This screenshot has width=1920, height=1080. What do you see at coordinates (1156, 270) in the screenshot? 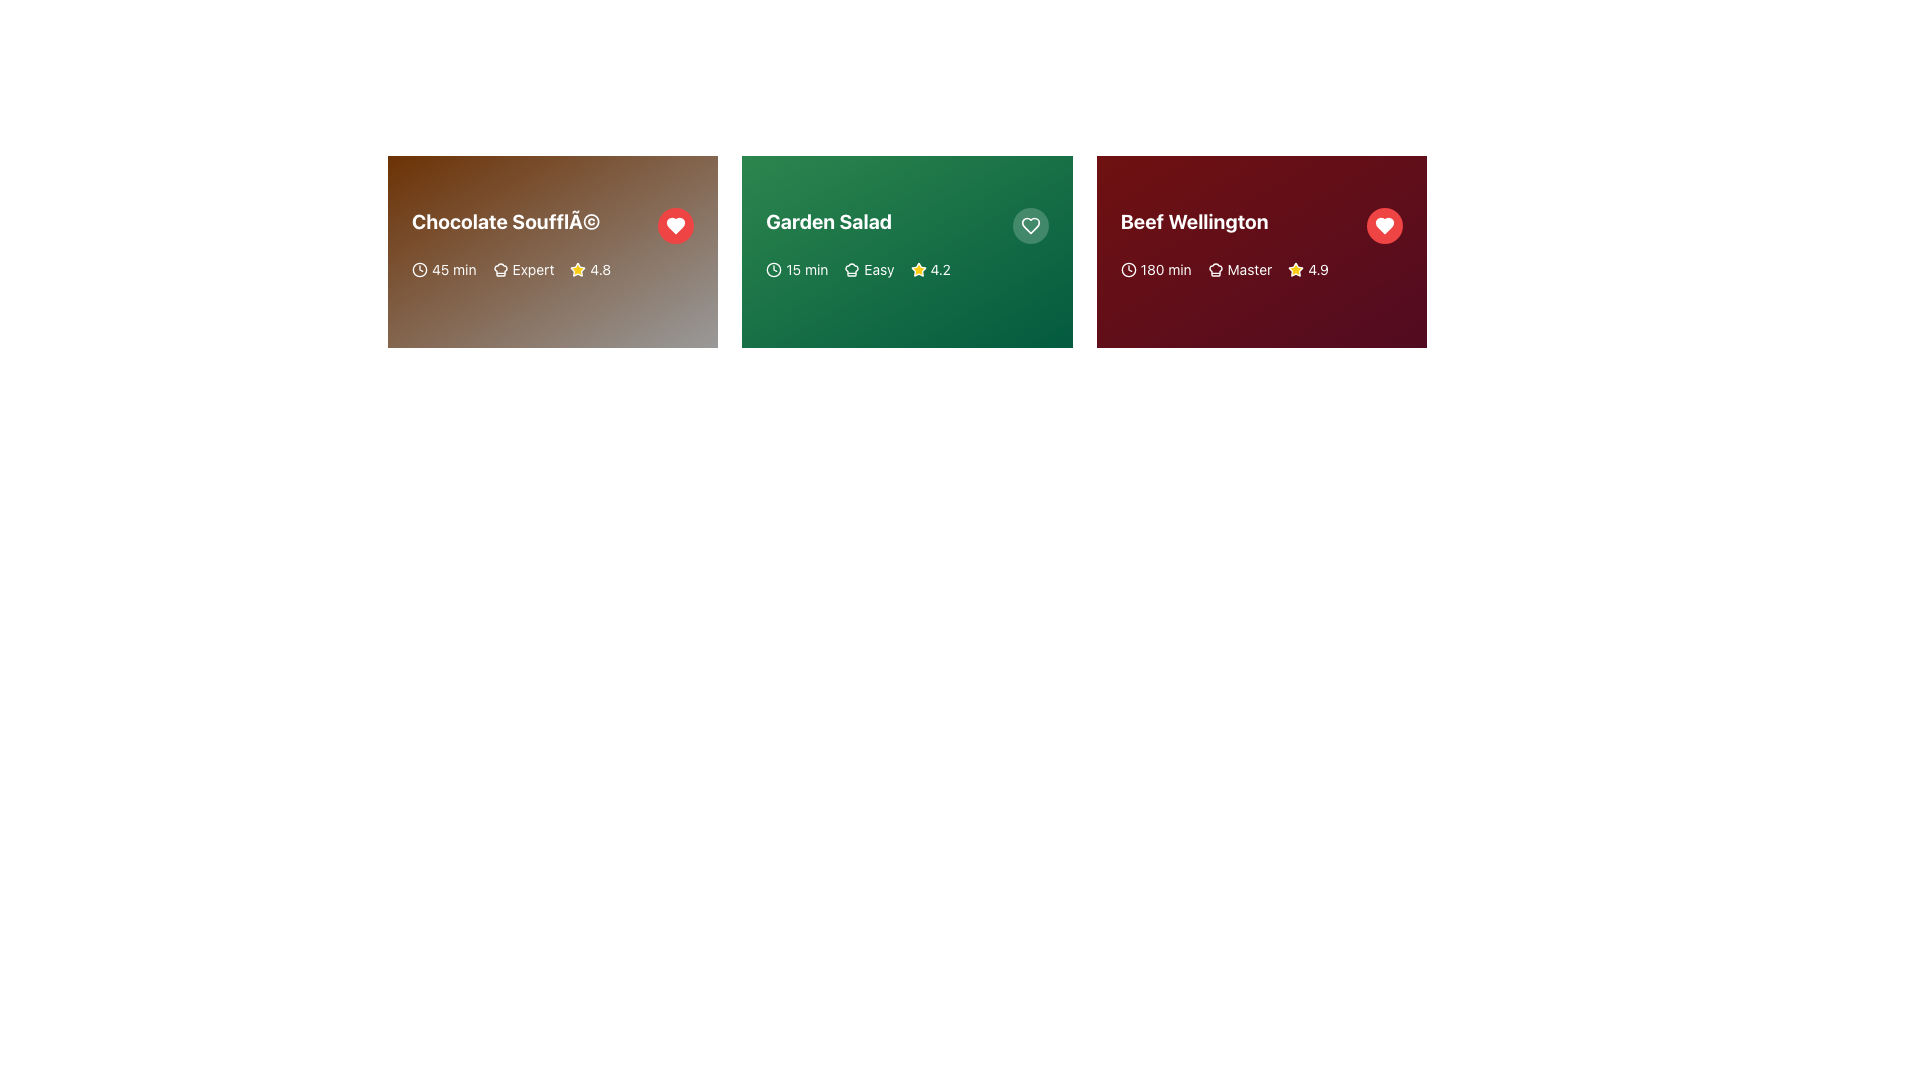
I see `the informational text element displaying '180 min' next to the clock icon, located in the bottom-left corner of the 'Beef Wellington' section` at bounding box center [1156, 270].